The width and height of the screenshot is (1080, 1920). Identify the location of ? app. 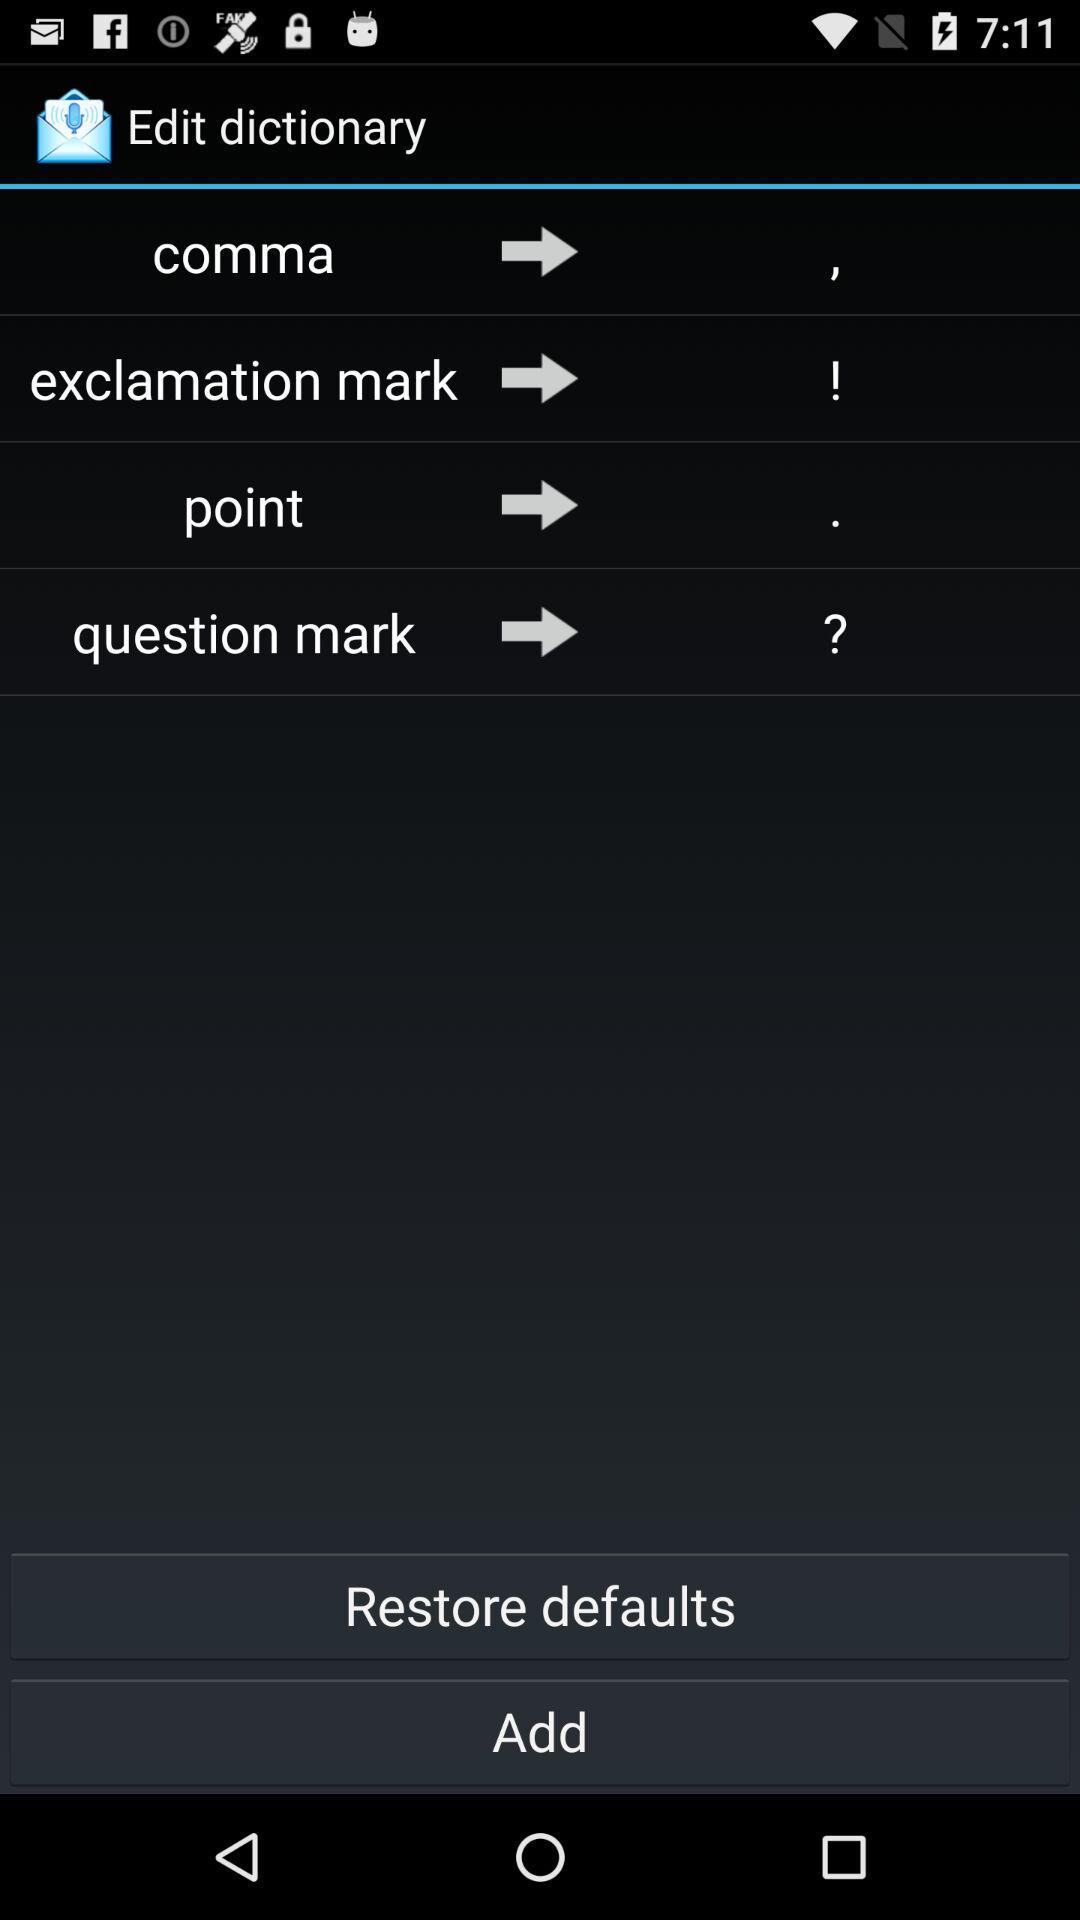
(835, 630).